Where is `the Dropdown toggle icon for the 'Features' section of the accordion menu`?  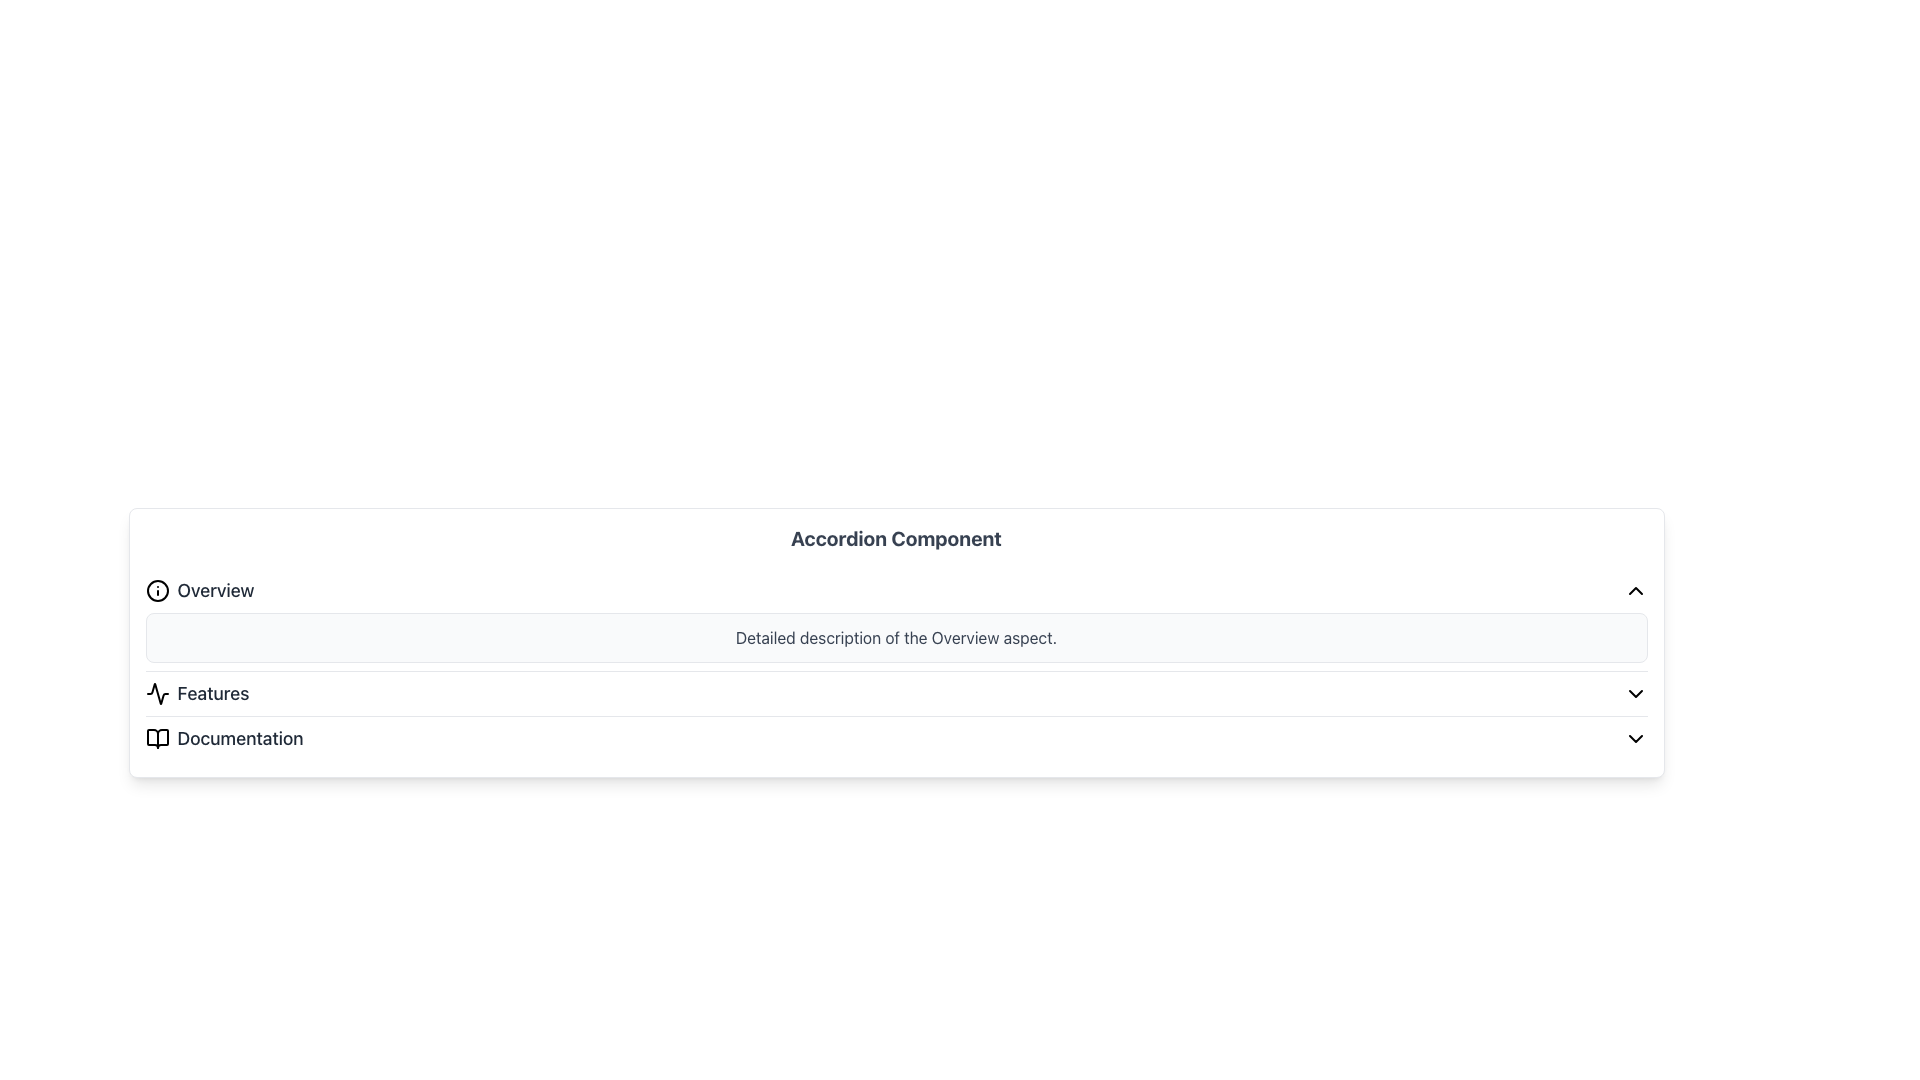
the Dropdown toggle icon for the 'Features' section of the accordion menu is located at coordinates (1635, 693).